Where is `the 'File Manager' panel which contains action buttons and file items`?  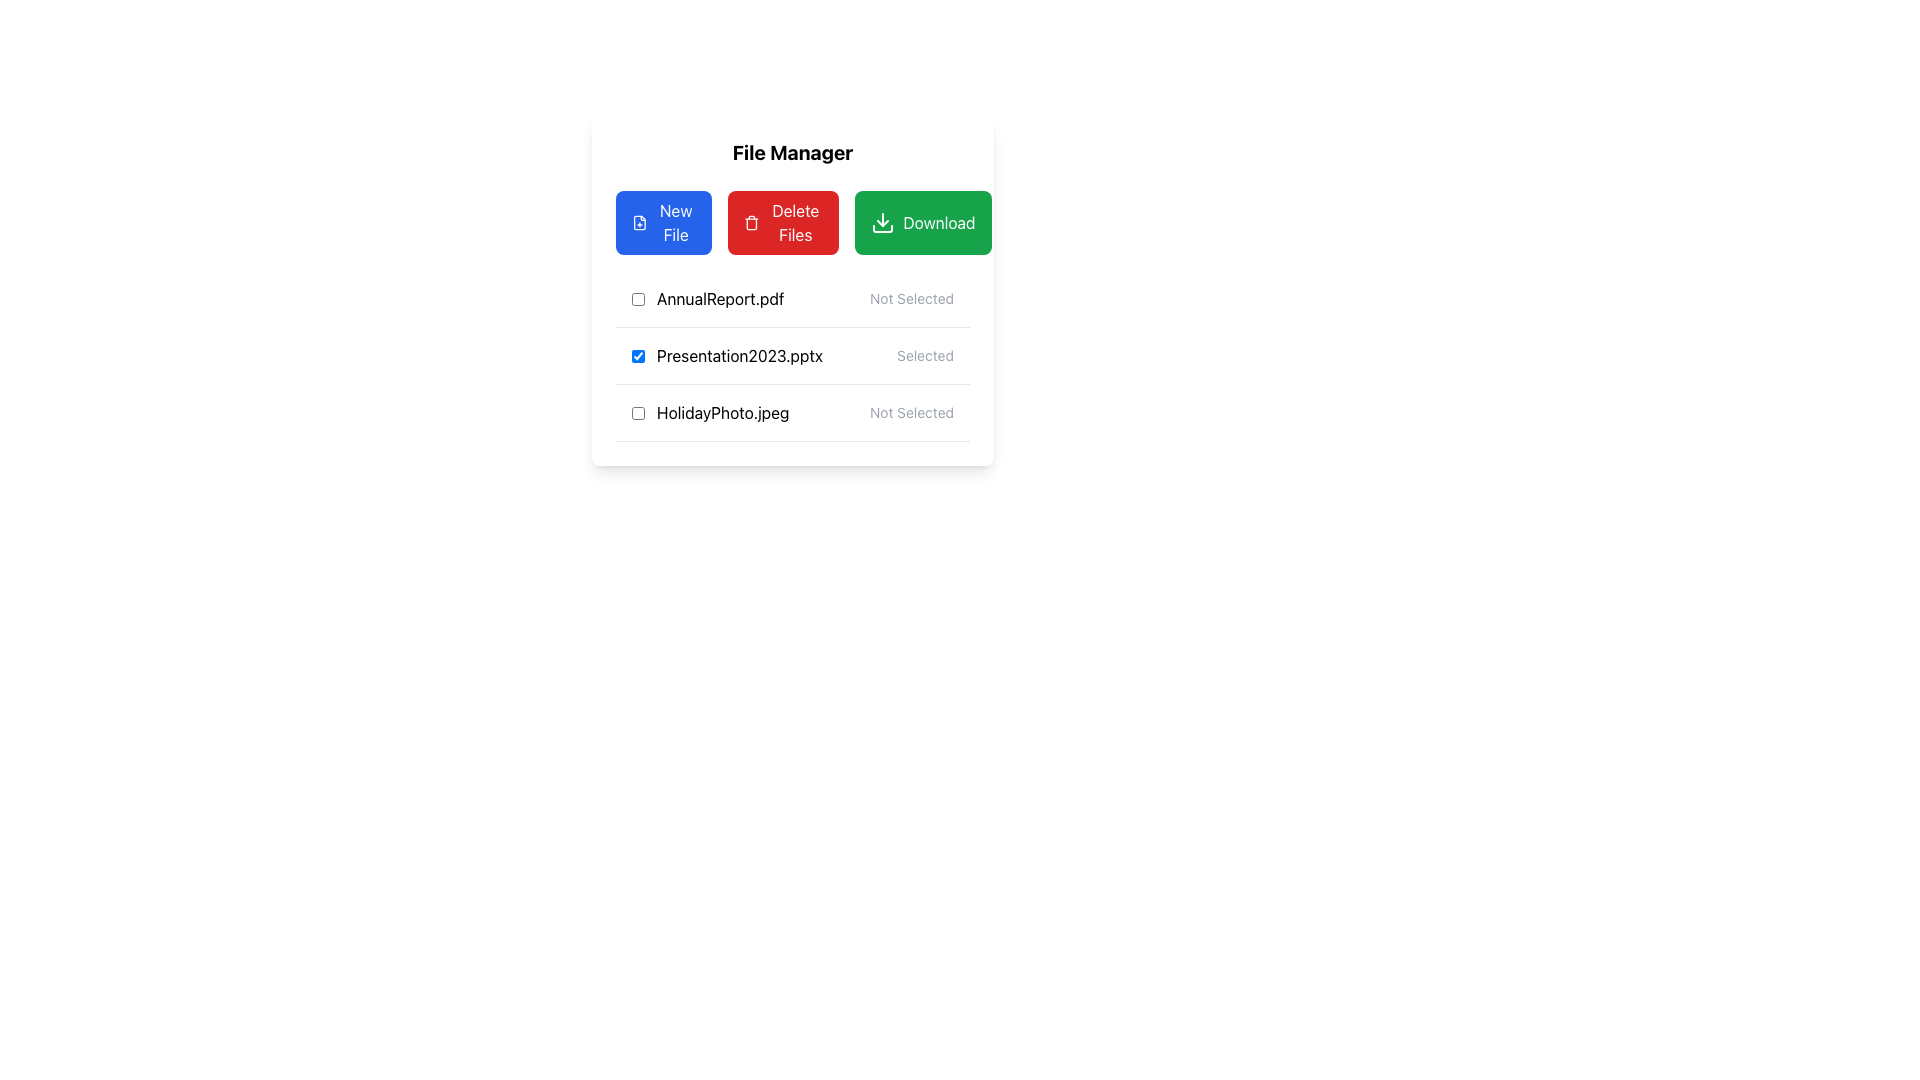
the 'File Manager' panel which contains action buttons and file items is located at coordinates (791, 356).